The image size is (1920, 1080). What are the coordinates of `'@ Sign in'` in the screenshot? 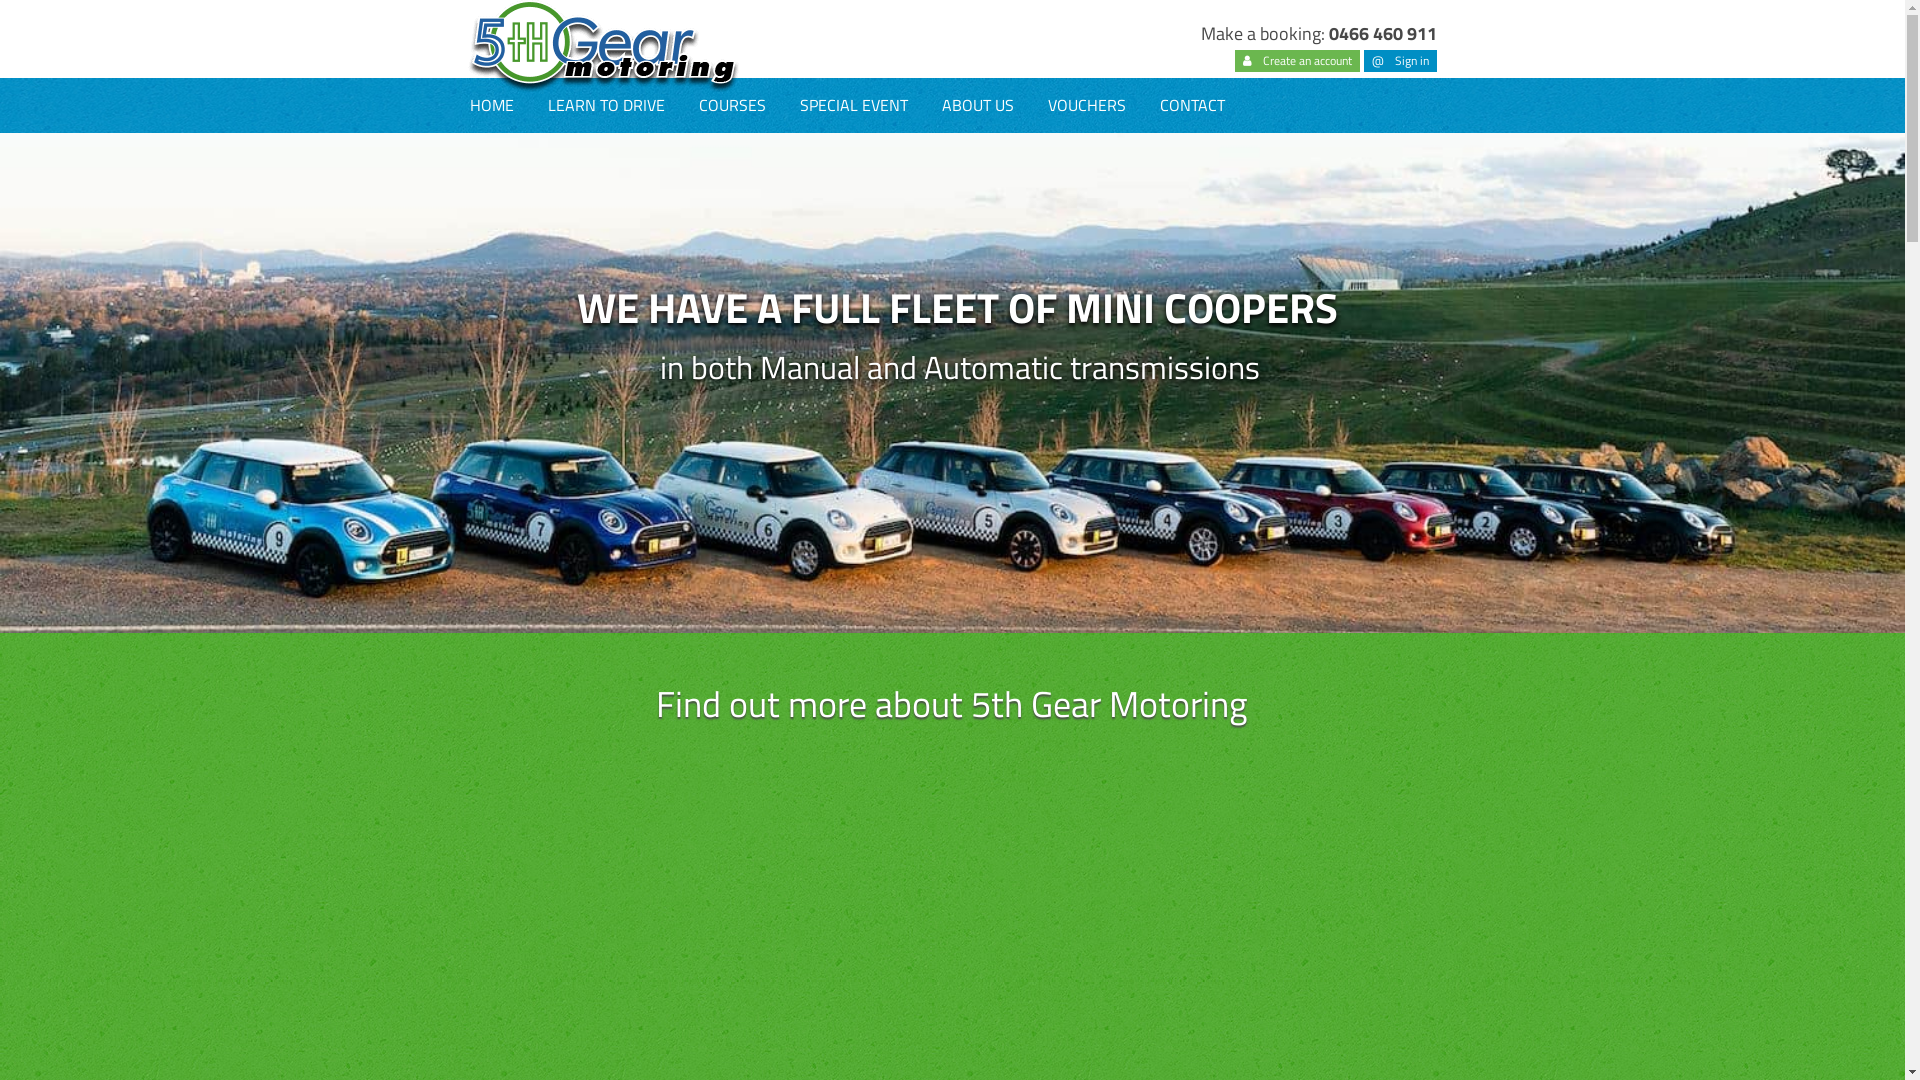 It's located at (1399, 60).